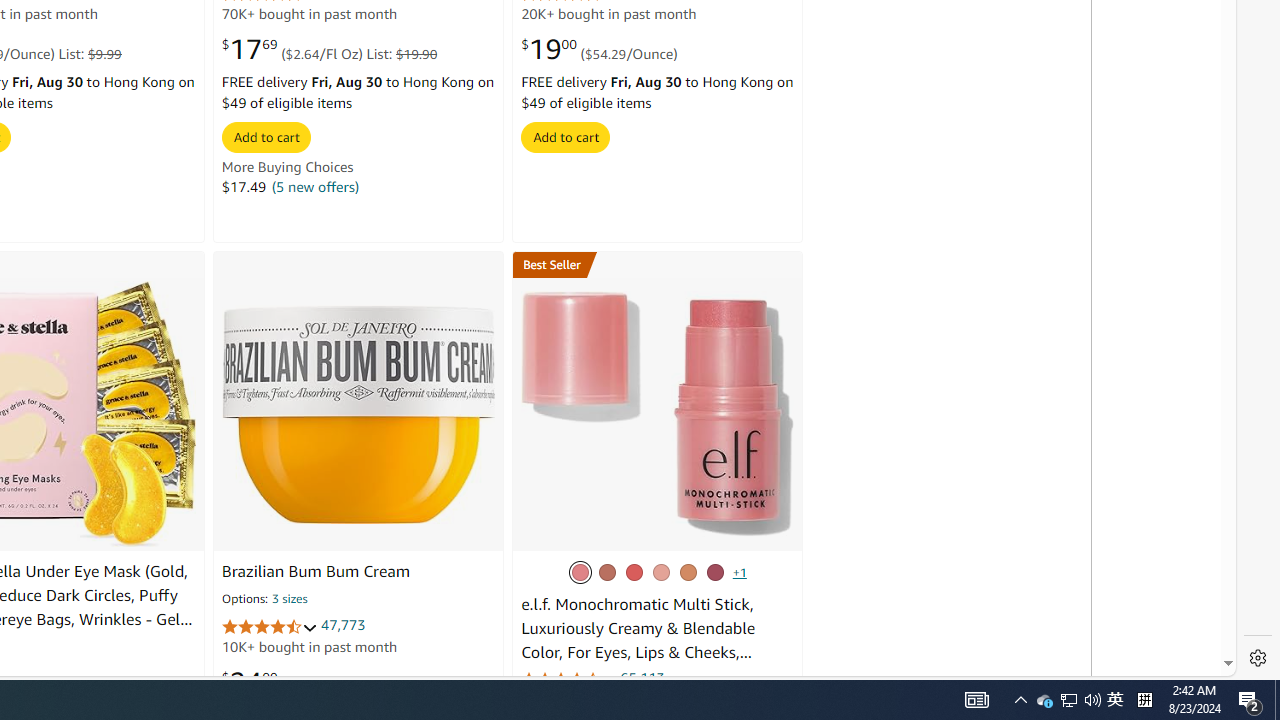 The image size is (1280, 720). What do you see at coordinates (568, 678) in the screenshot?
I see `'4.3 out of 5 stars'` at bounding box center [568, 678].